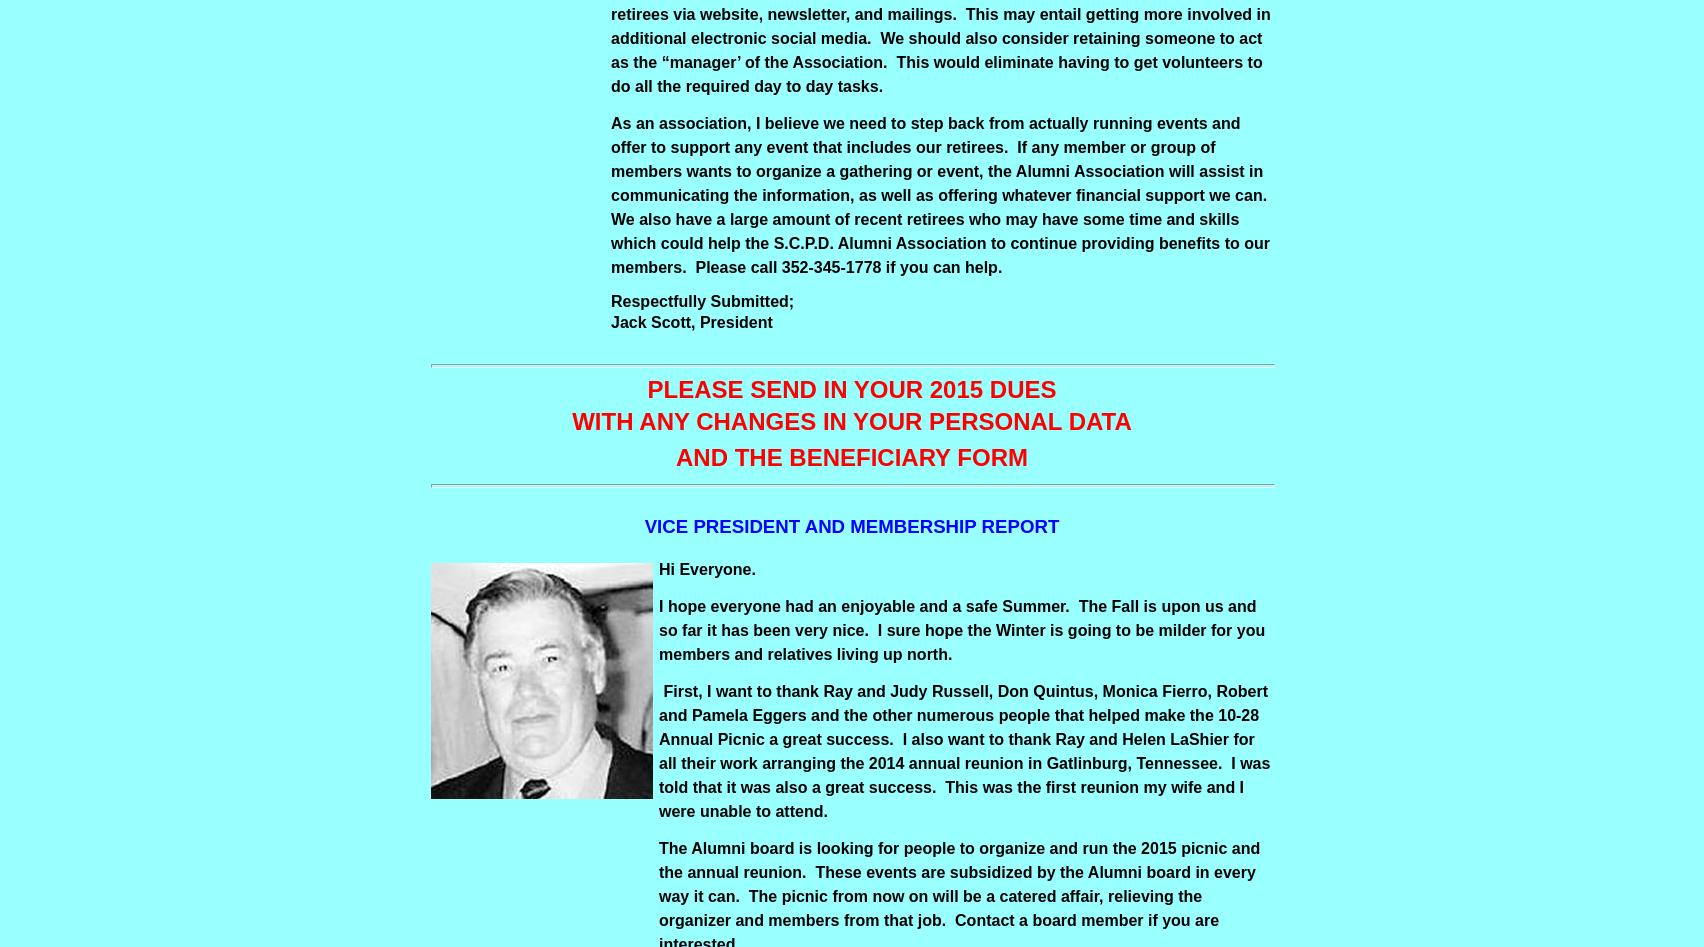  What do you see at coordinates (964, 775) in the screenshot?
I see `'annual reunion in Gatlinburg, Tennessee.  I was told that it was also a great success.  This was the first'` at bounding box center [964, 775].